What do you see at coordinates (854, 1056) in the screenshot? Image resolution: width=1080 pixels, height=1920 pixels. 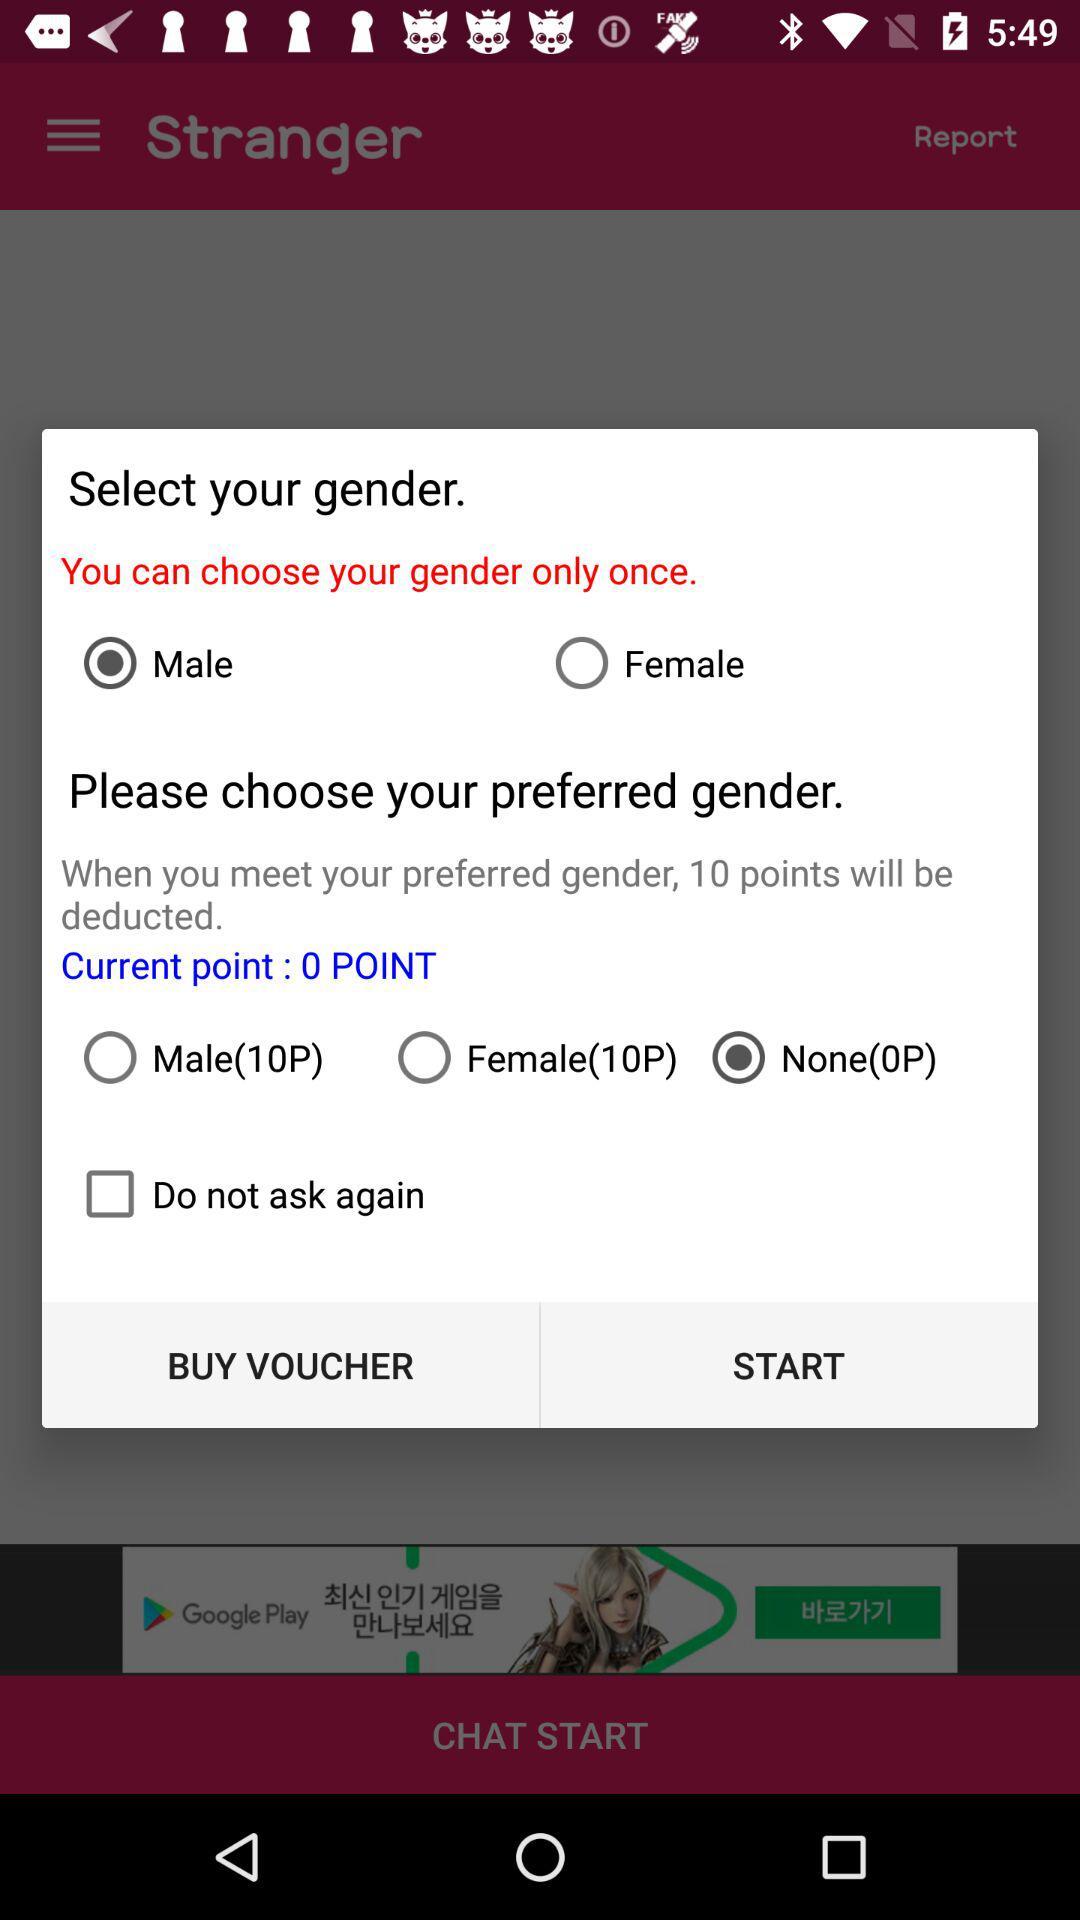 I see `item to the right of the female(10p)` at bounding box center [854, 1056].